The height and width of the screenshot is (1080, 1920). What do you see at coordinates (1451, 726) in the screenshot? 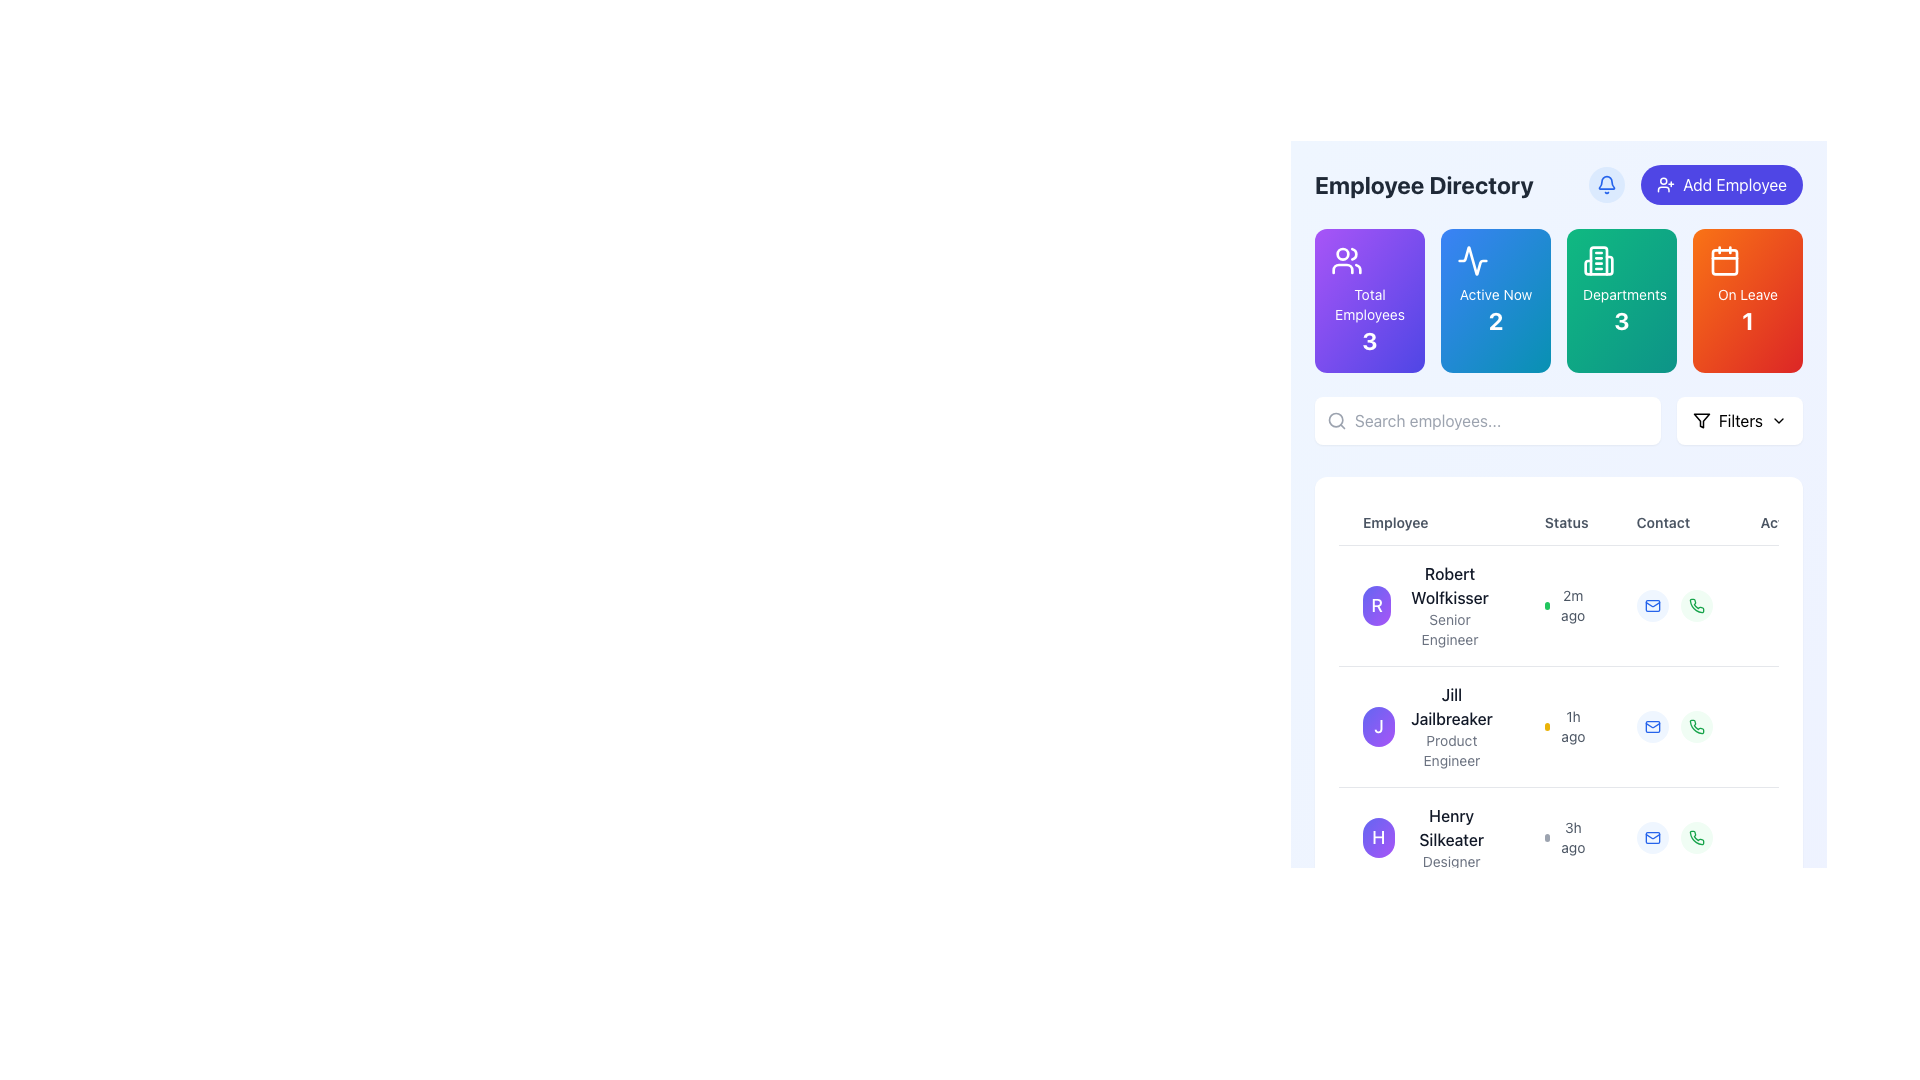
I see `displayed name 'Jill Jailbreaker' and job title 'Product Engineer' from the Text display component in the Employee Directory section, located in the second row of entries` at bounding box center [1451, 726].